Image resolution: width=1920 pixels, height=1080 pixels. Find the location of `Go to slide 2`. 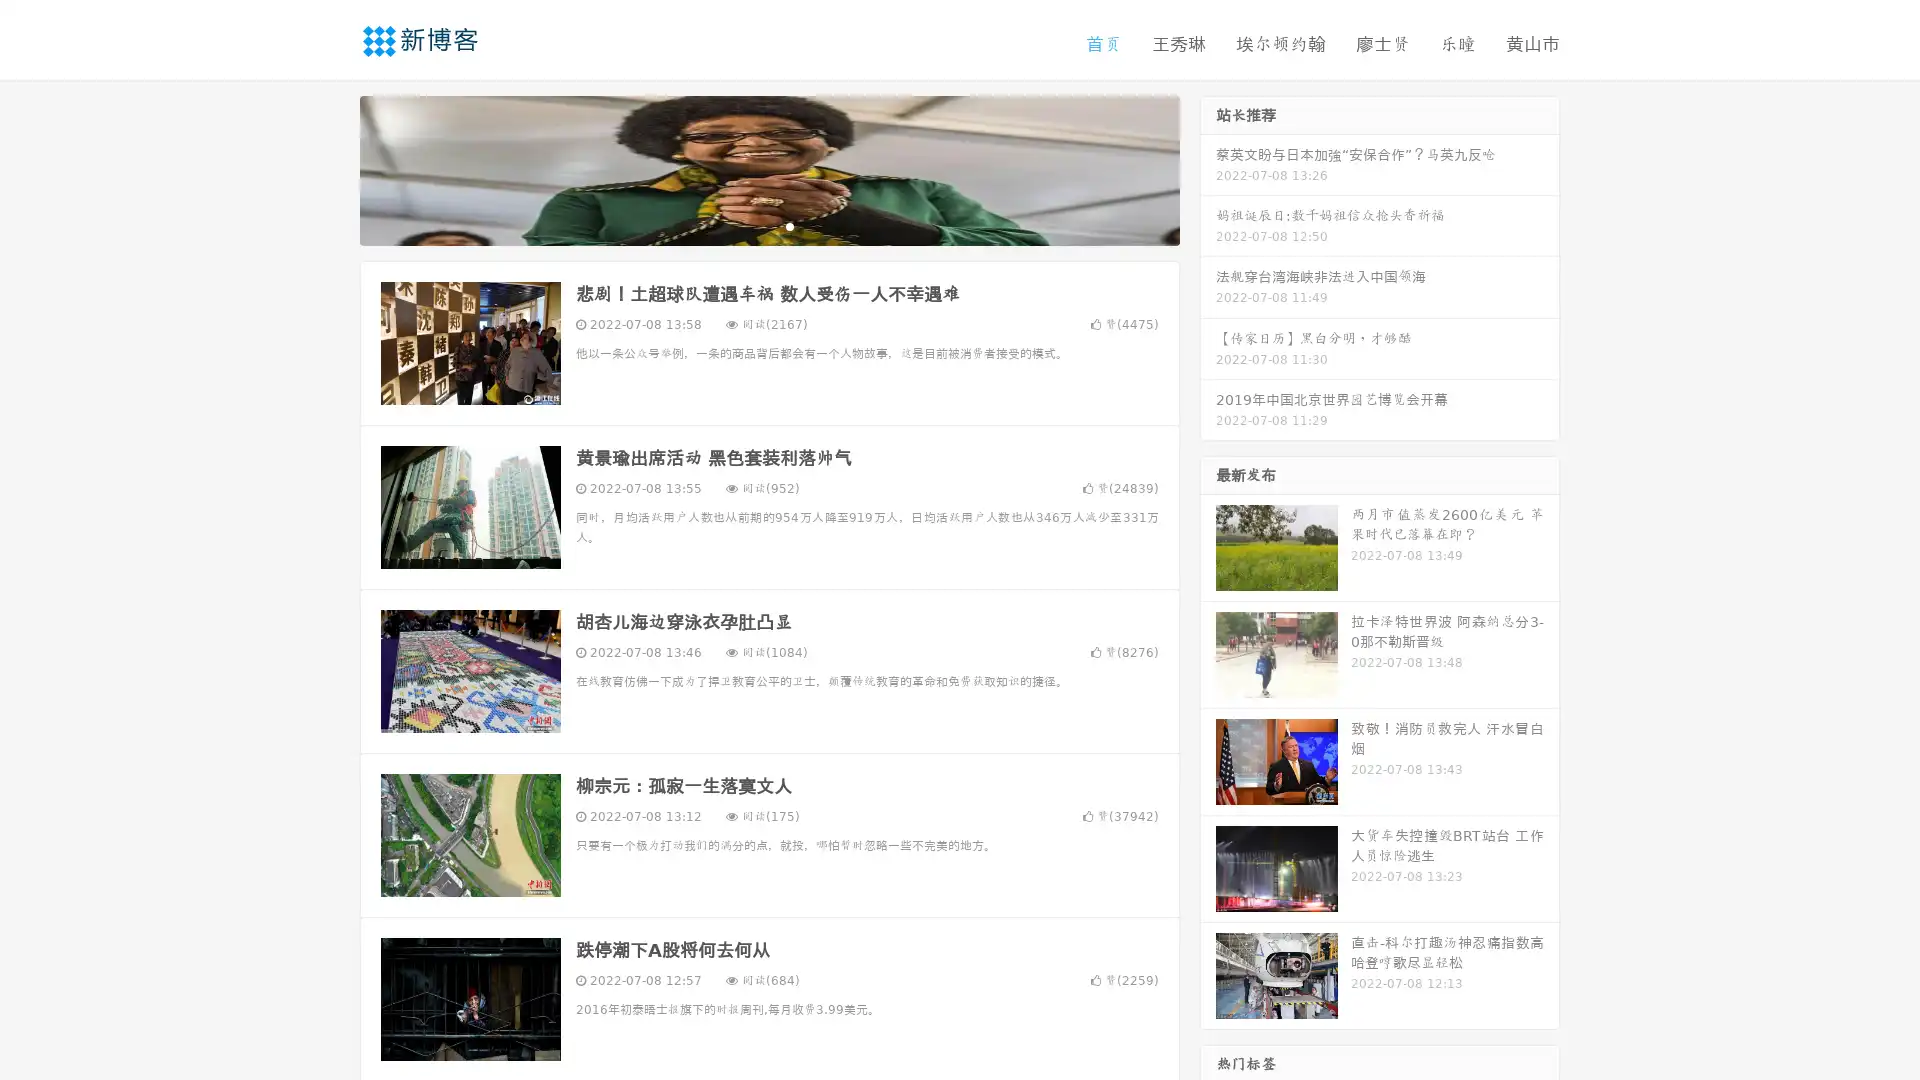

Go to slide 2 is located at coordinates (768, 225).